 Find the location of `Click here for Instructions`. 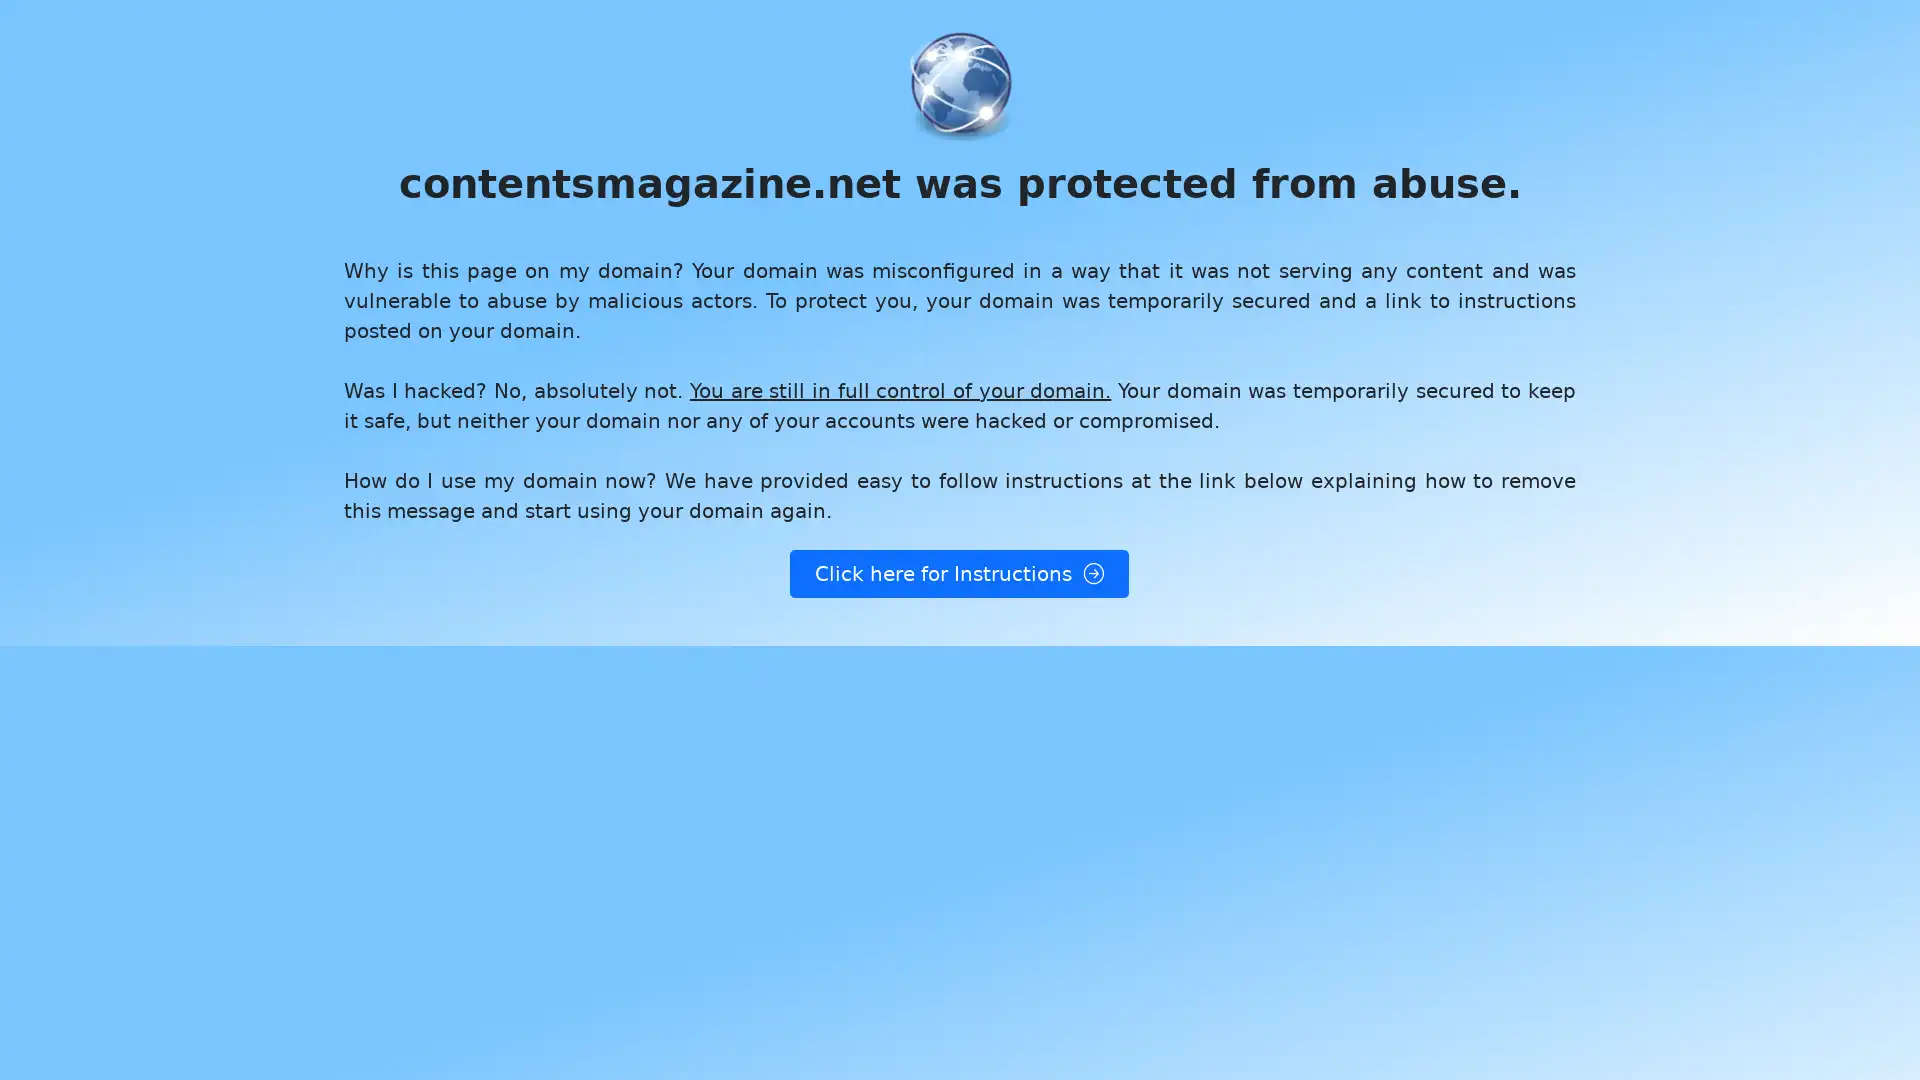

Click here for Instructions is located at coordinates (958, 574).